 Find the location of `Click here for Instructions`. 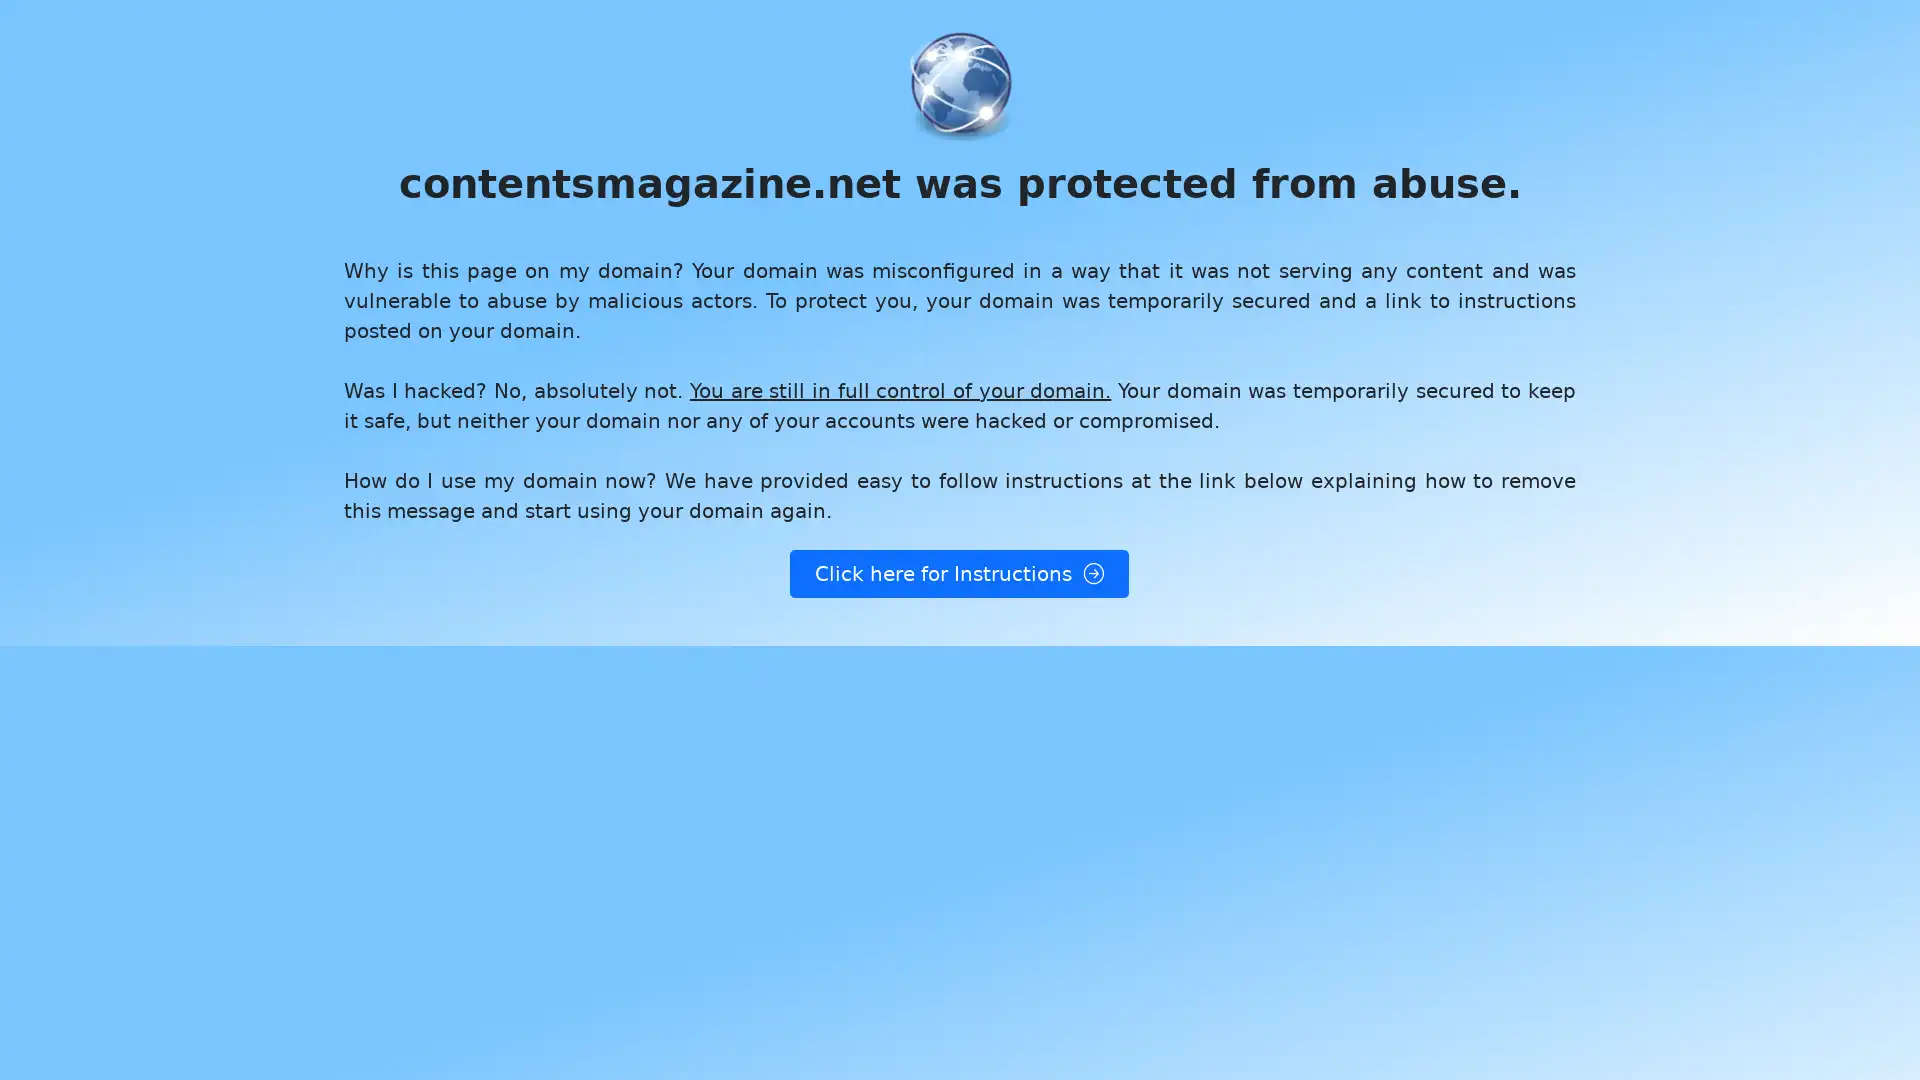

Click here for Instructions is located at coordinates (958, 574).